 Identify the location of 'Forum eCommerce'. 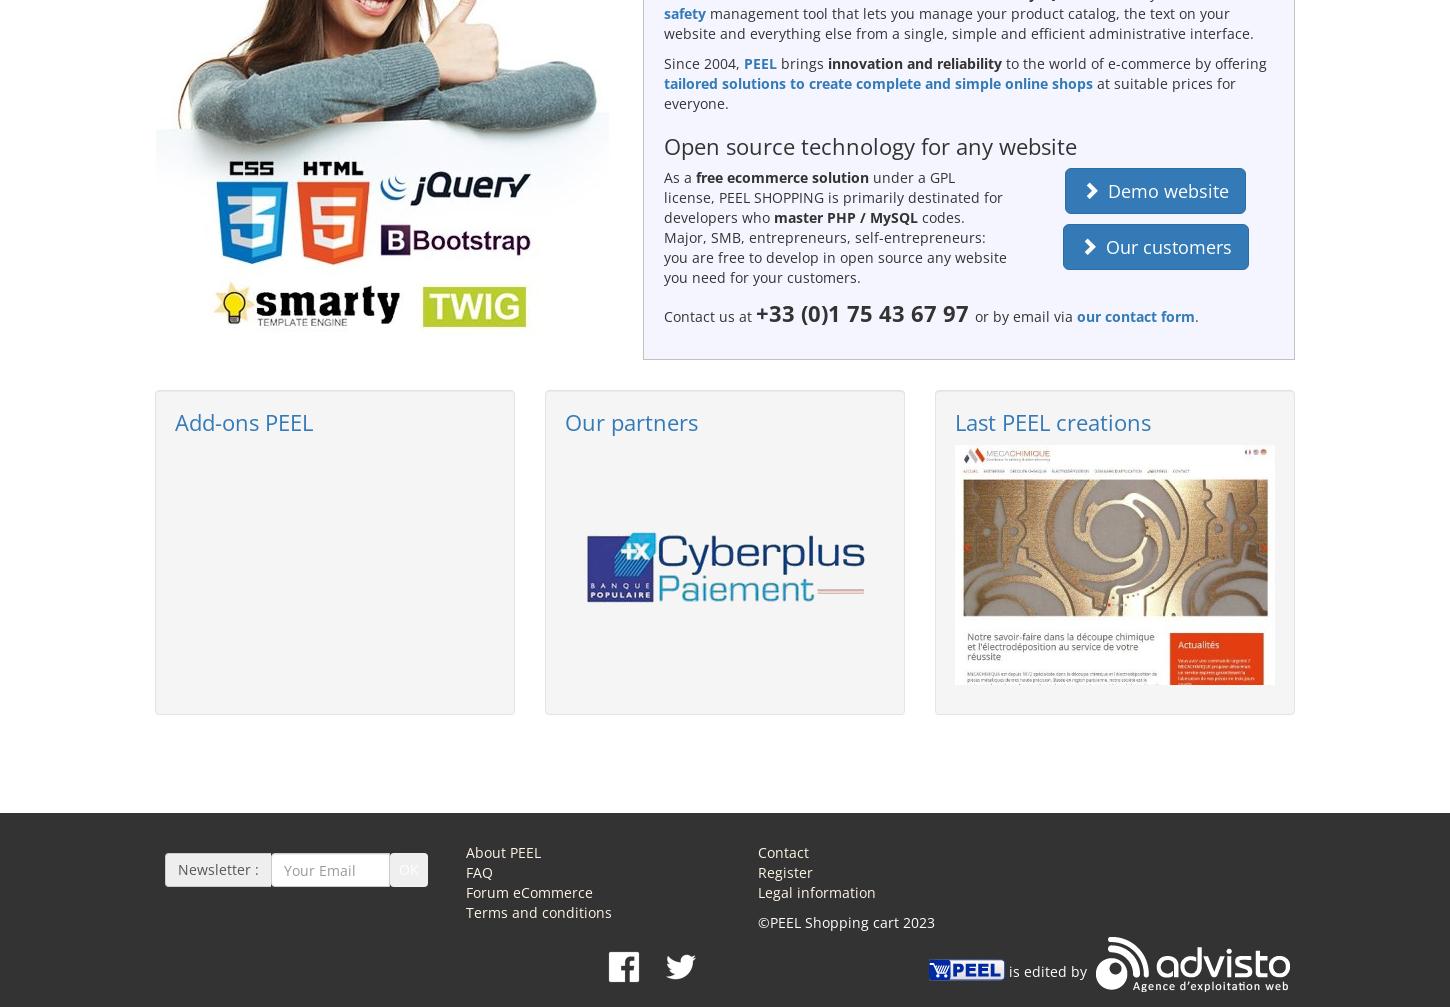
(528, 891).